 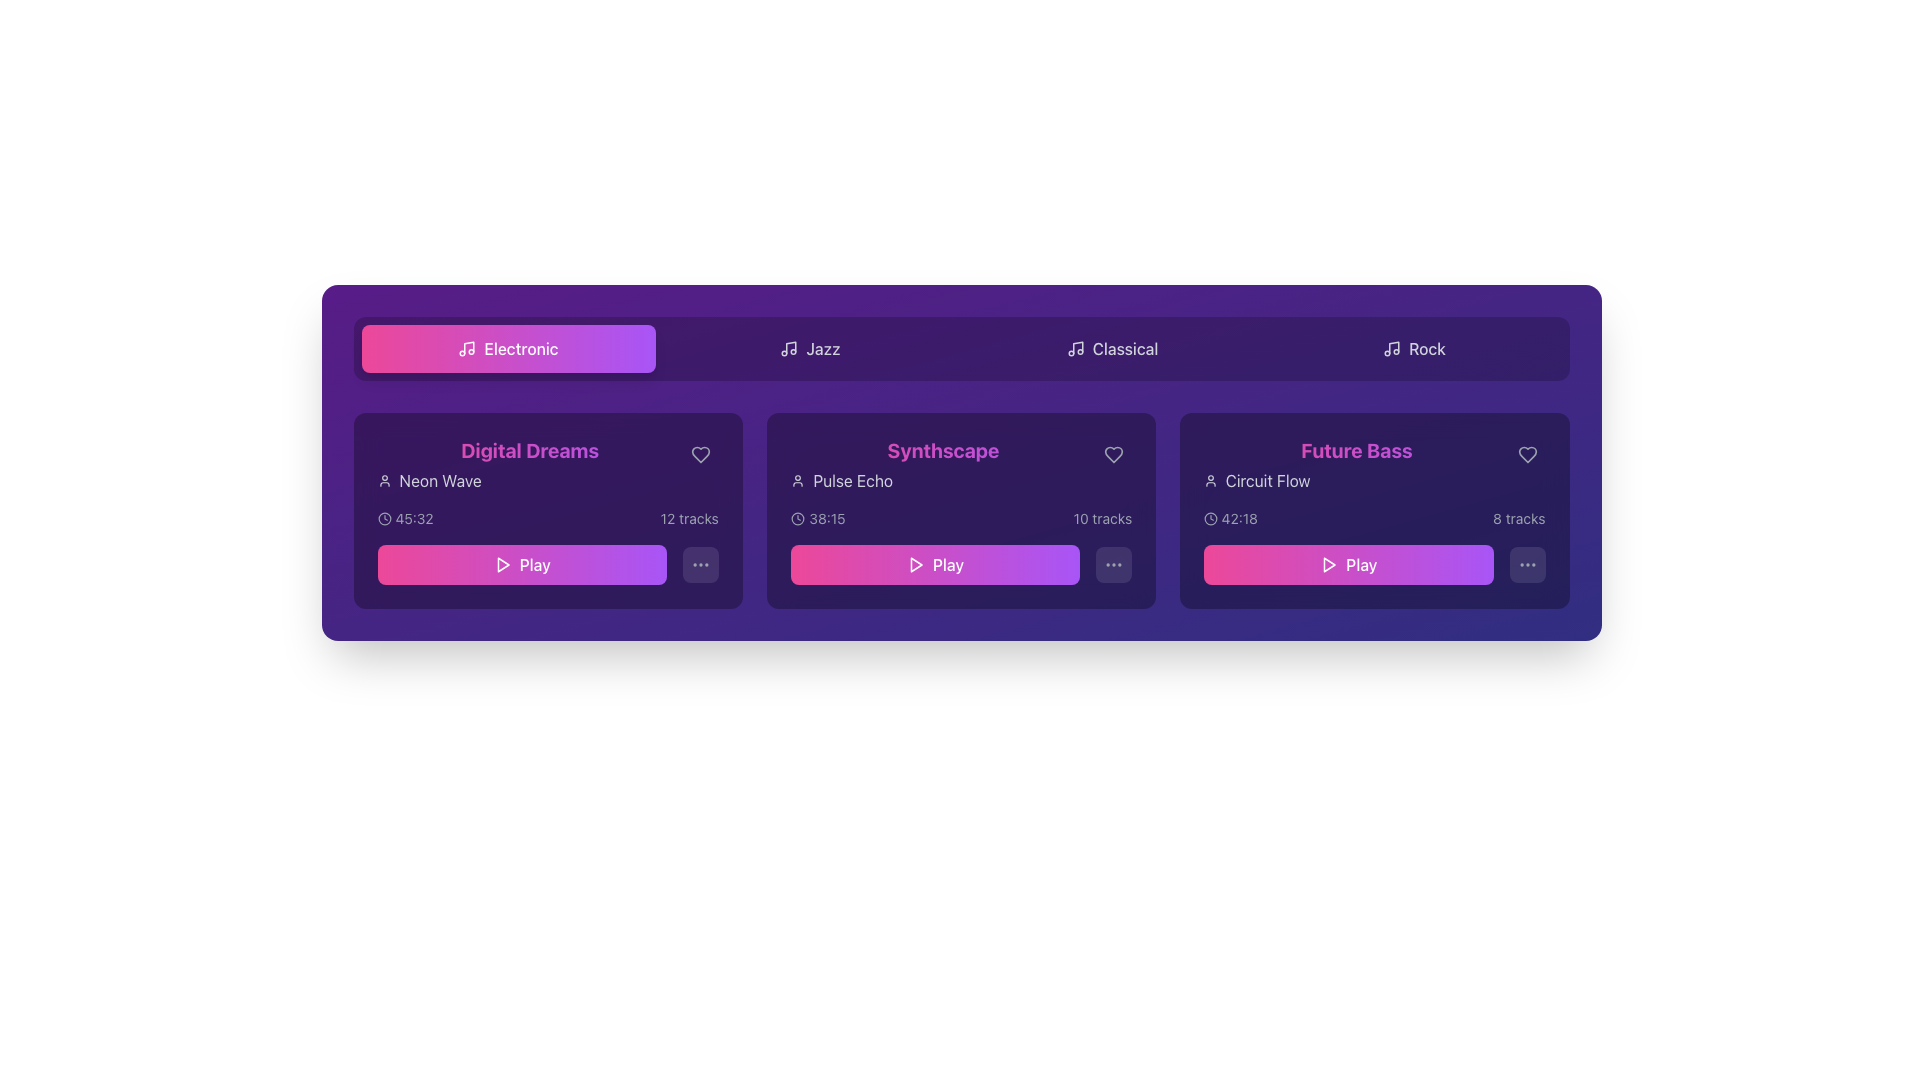 I want to click on the playback button for 'Digital Dreams', located at the bottom of the first card in a row of three cards, so click(x=548, y=564).